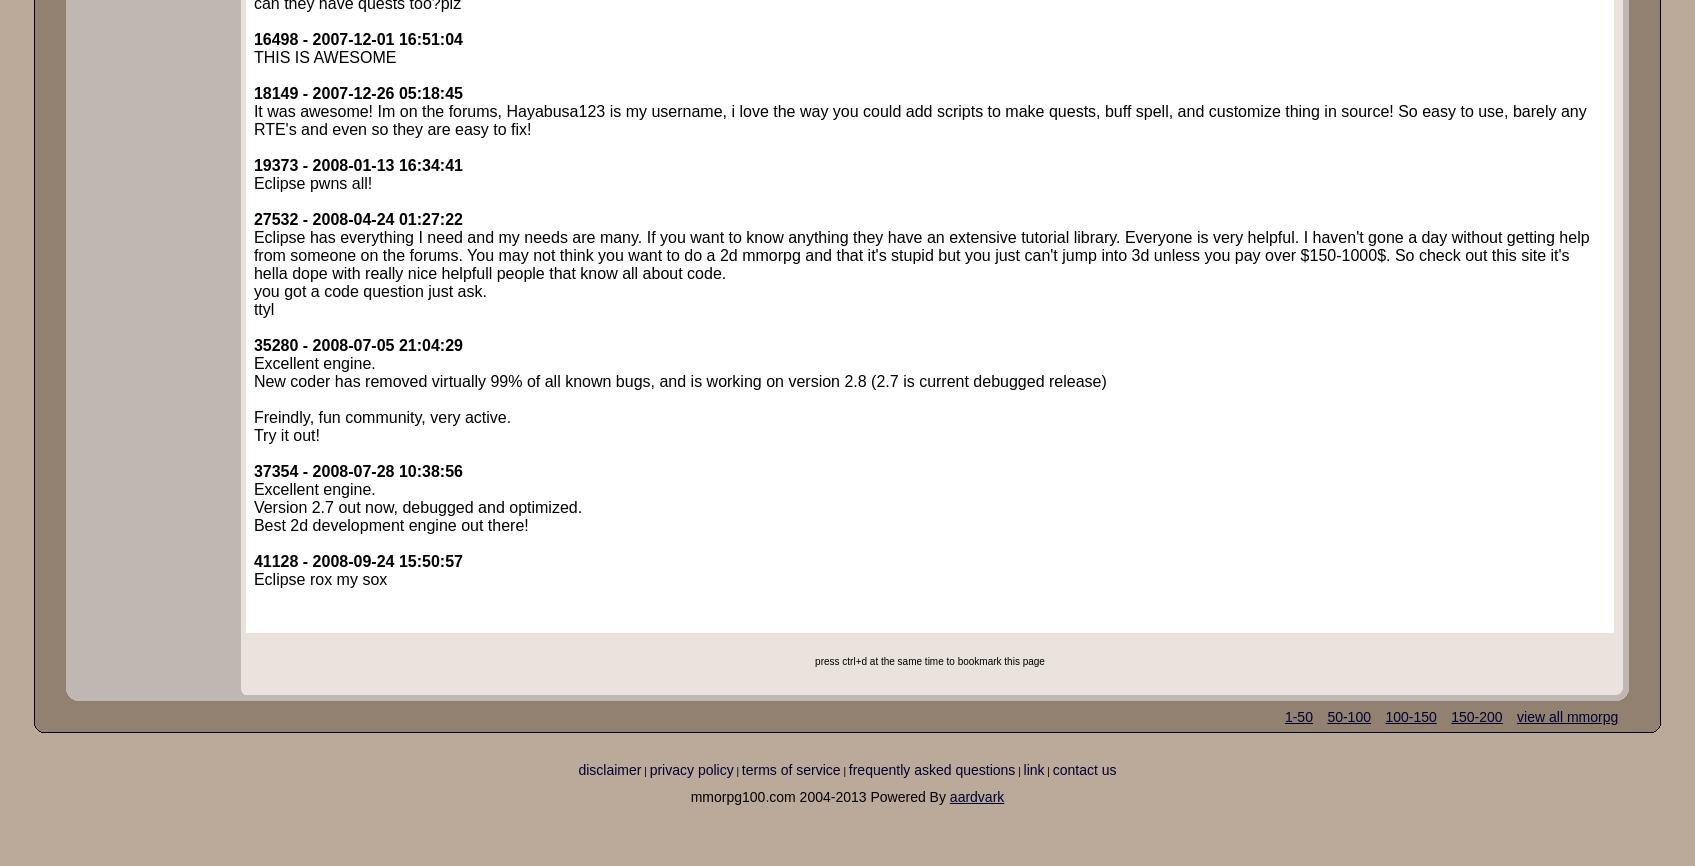 This screenshot has height=866, width=1695. I want to click on '27532 - 2008-04-24 01:27:22', so click(356, 218).